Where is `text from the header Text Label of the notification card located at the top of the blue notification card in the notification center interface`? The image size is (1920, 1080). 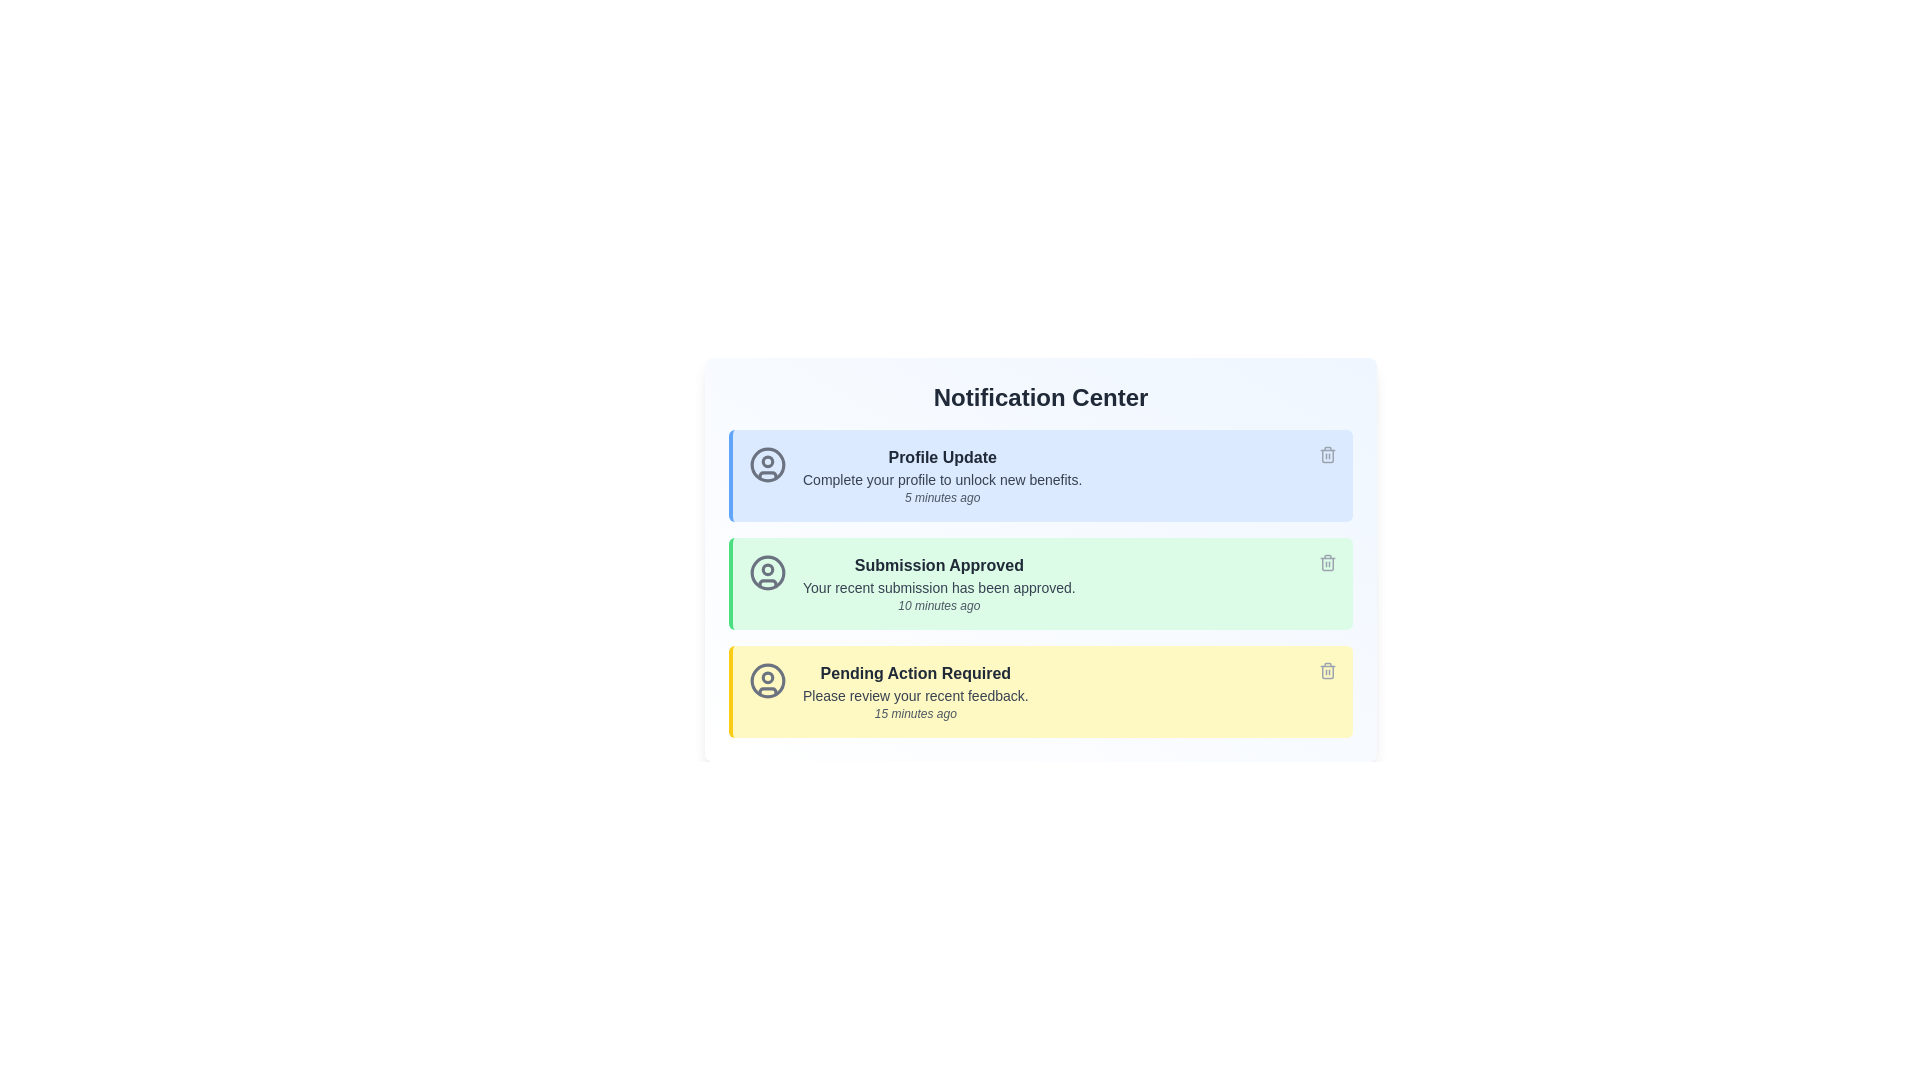 text from the header Text Label of the notification card located at the top of the blue notification card in the notification center interface is located at coordinates (941, 458).